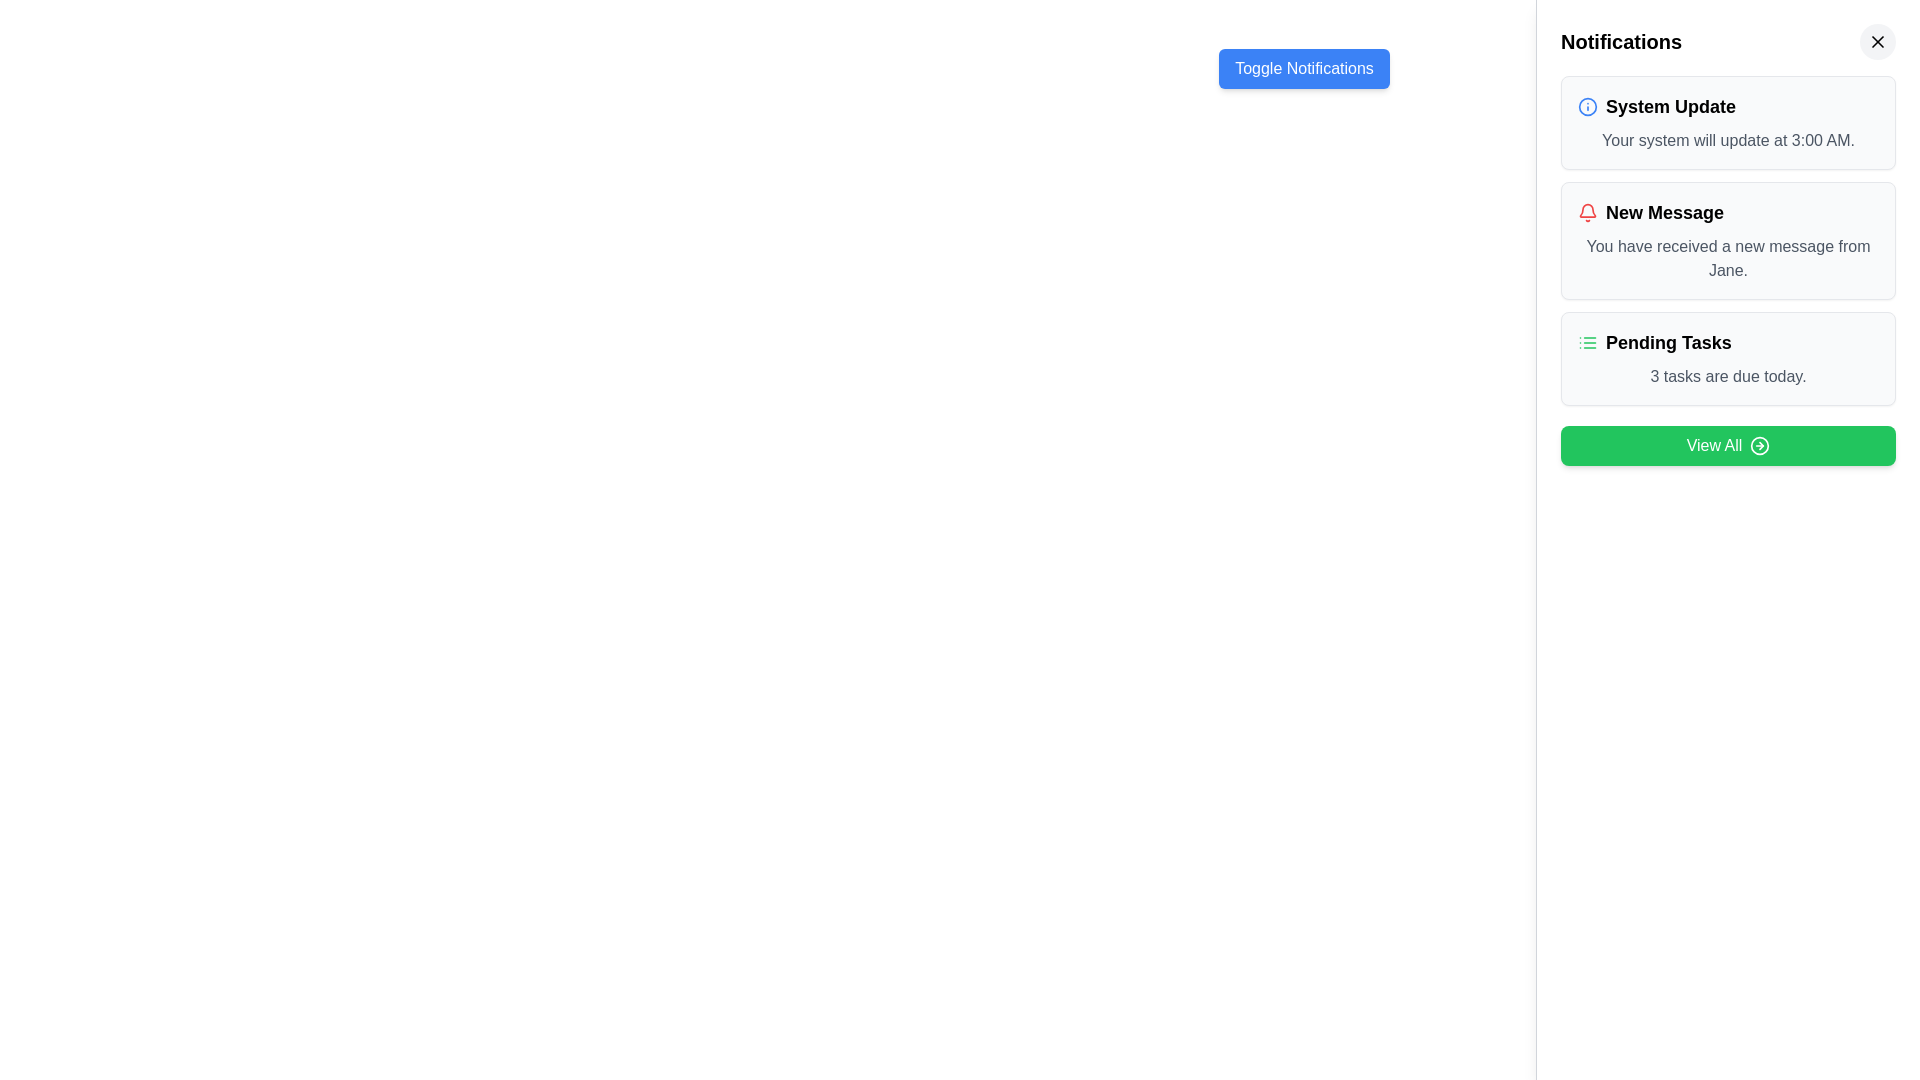  What do you see at coordinates (1304, 68) in the screenshot?
I see `the rectangular button labeled 'Toggle Notifications' with a blue background and white text` at bounding box center [1304, 68].